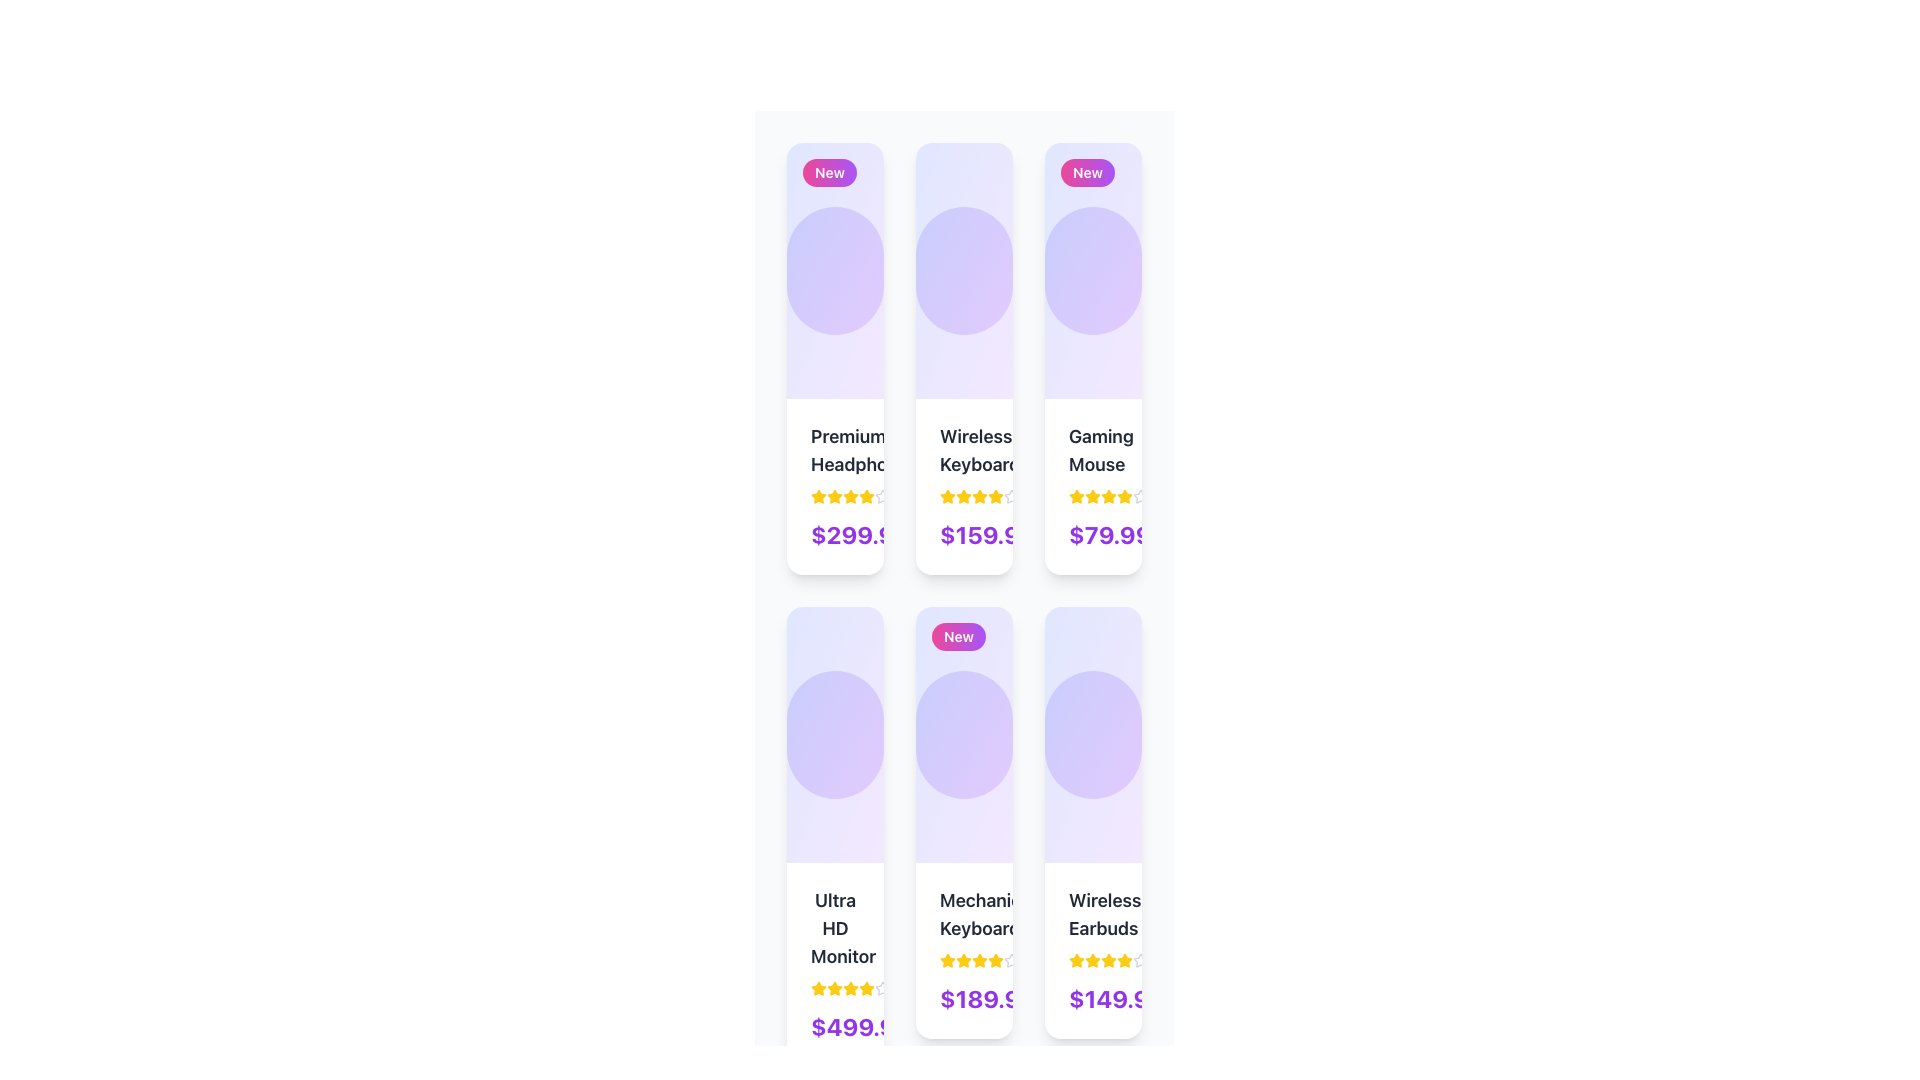 The image size is (1920, 1080). I want to click on the third yellow star icon in the 5-star rating system for the product card titled 'Mechanical Keyboard', so click(964, 959).